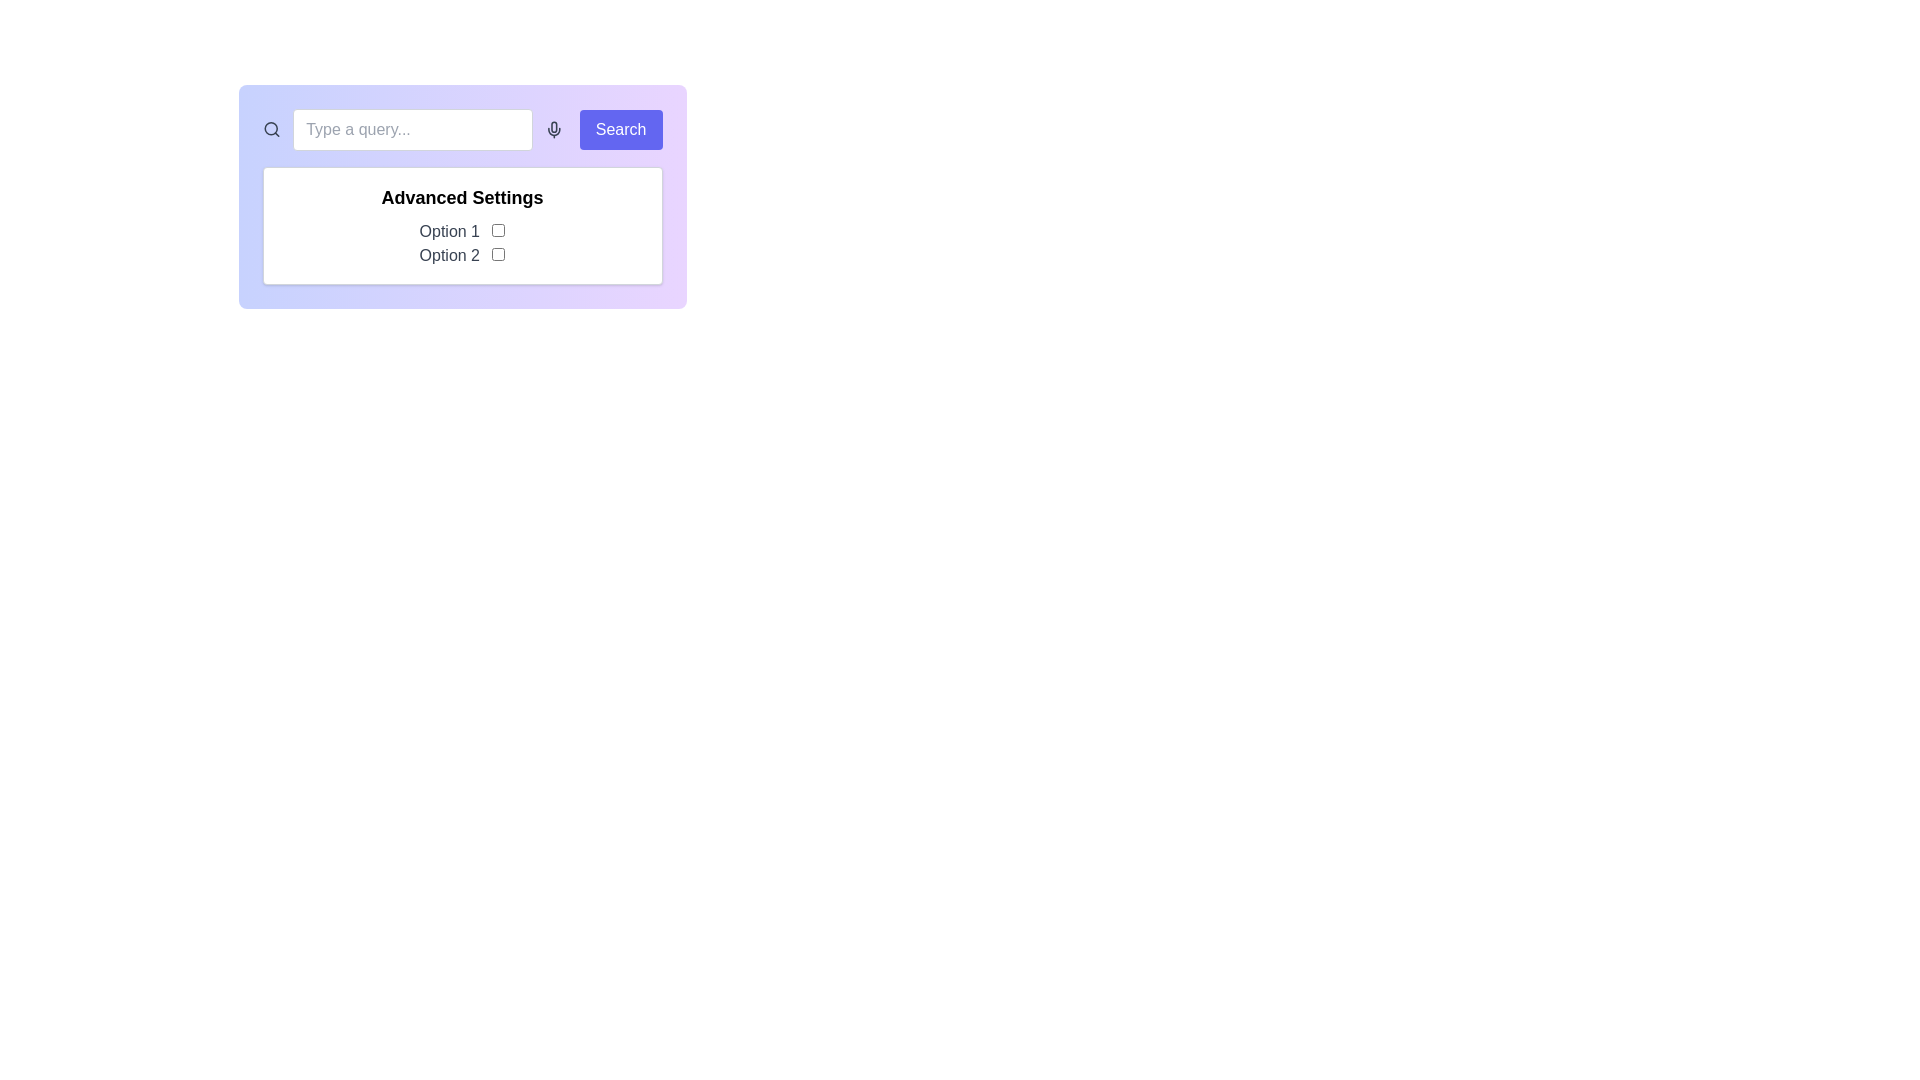  I want to click on the checkbox located to the right of the text label 'Option 1' in the 'Advanced Settings' section, so click(499, 229).